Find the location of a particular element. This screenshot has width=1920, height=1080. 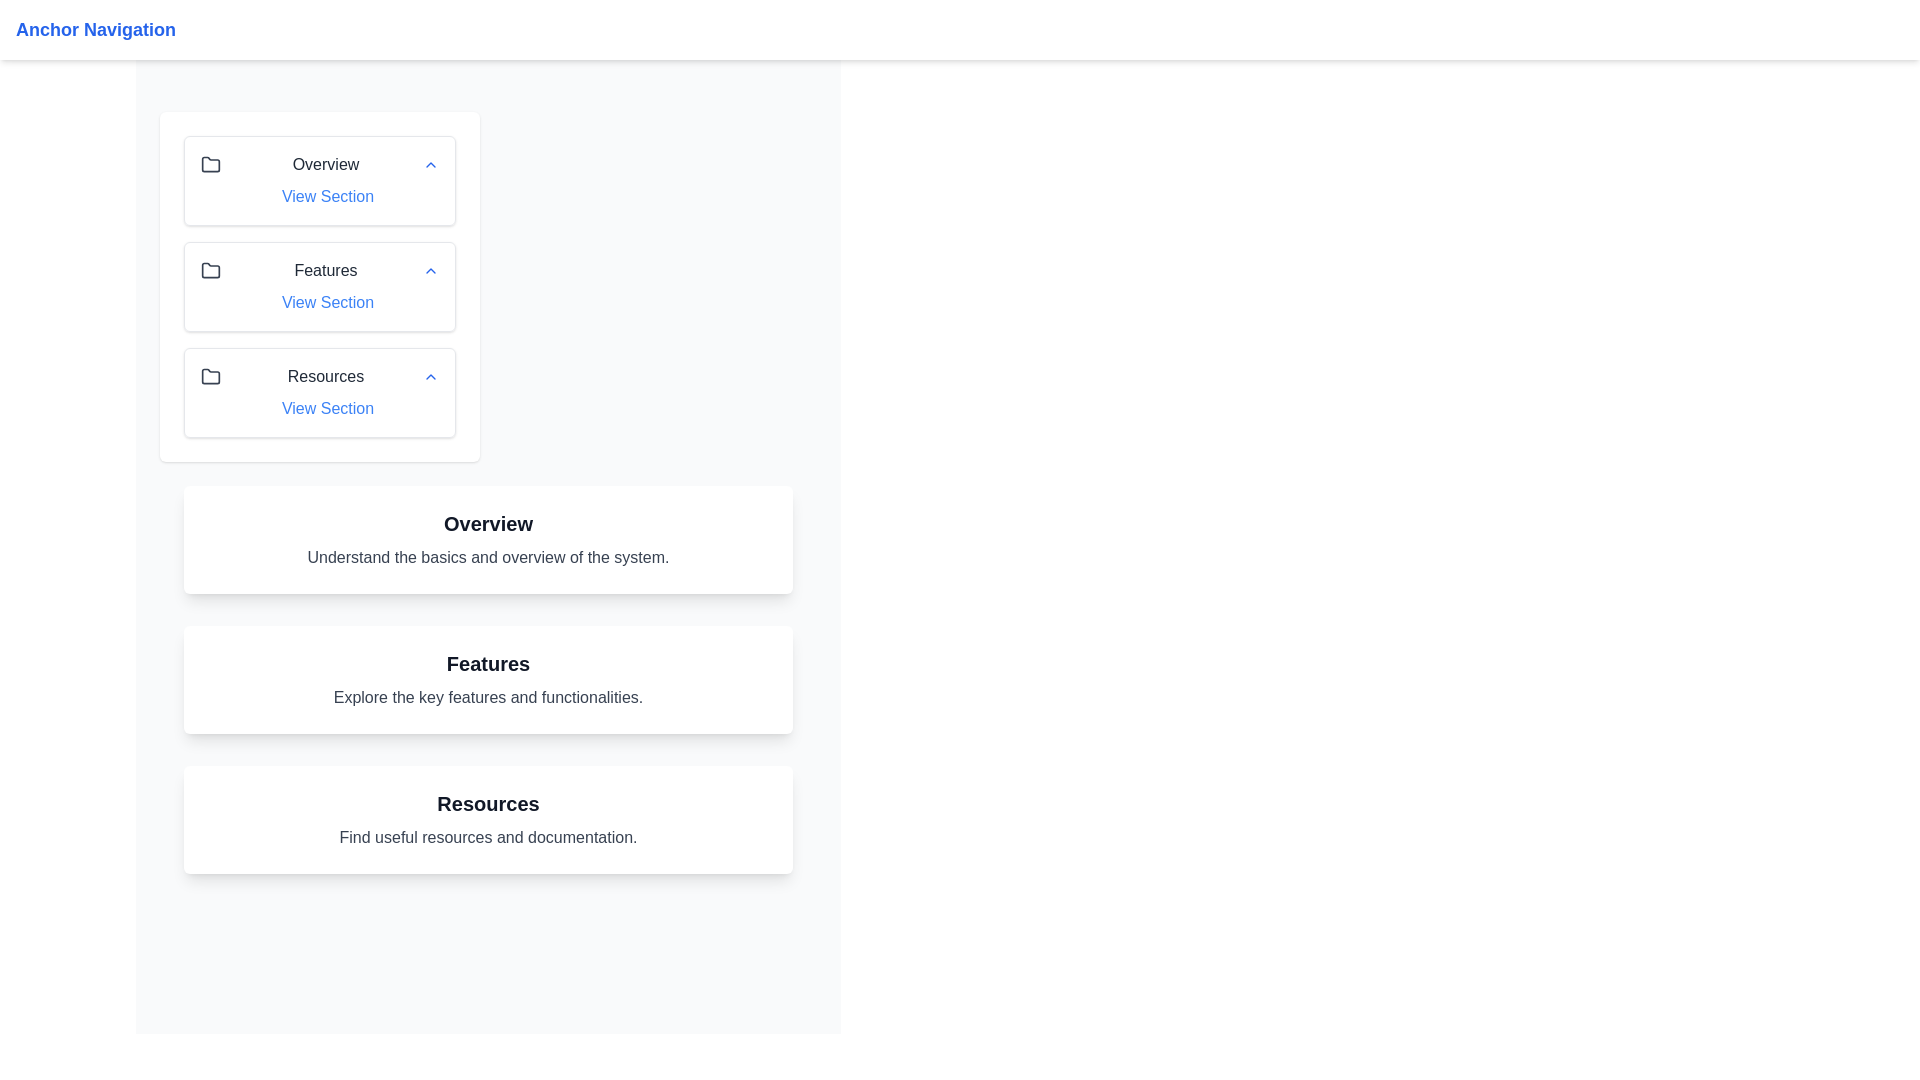

the 'Anchor Navigation' text label, which is a bold, large, blue-colored label located in the white header bar at the top of the page is located at coordinates (95, 30).